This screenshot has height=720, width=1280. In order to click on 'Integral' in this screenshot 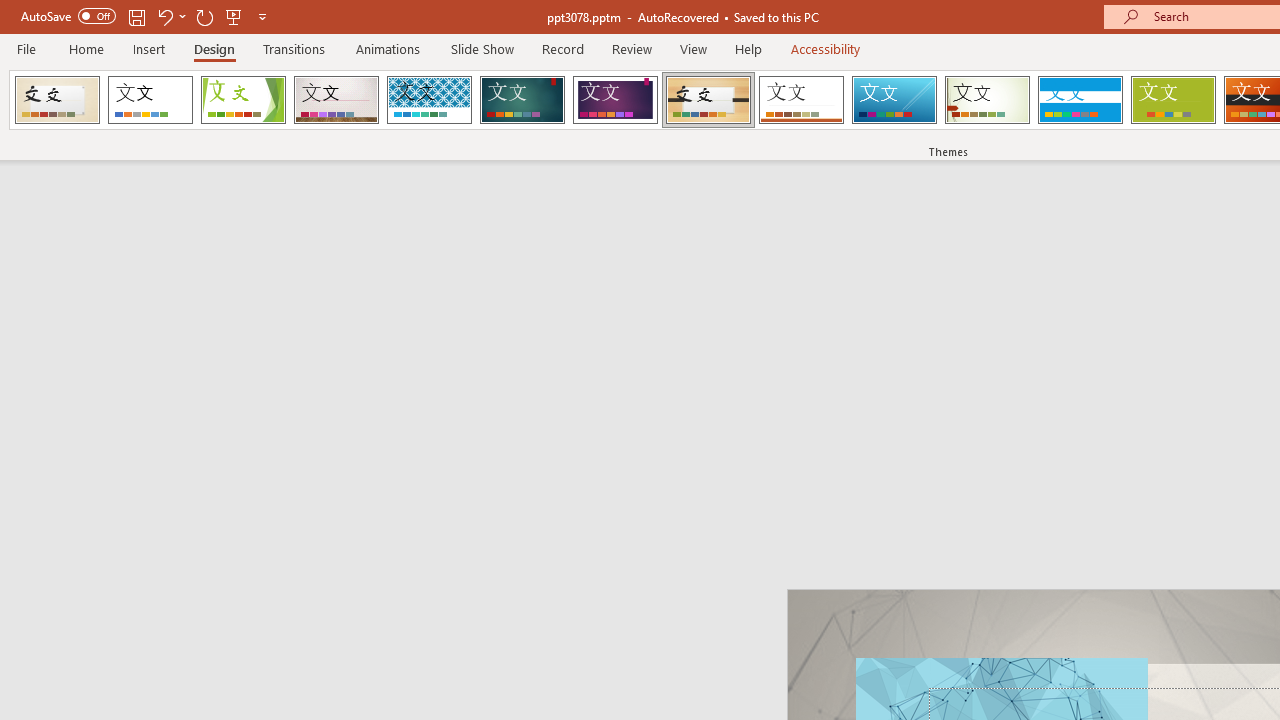, I will do `click(428, 100)`.